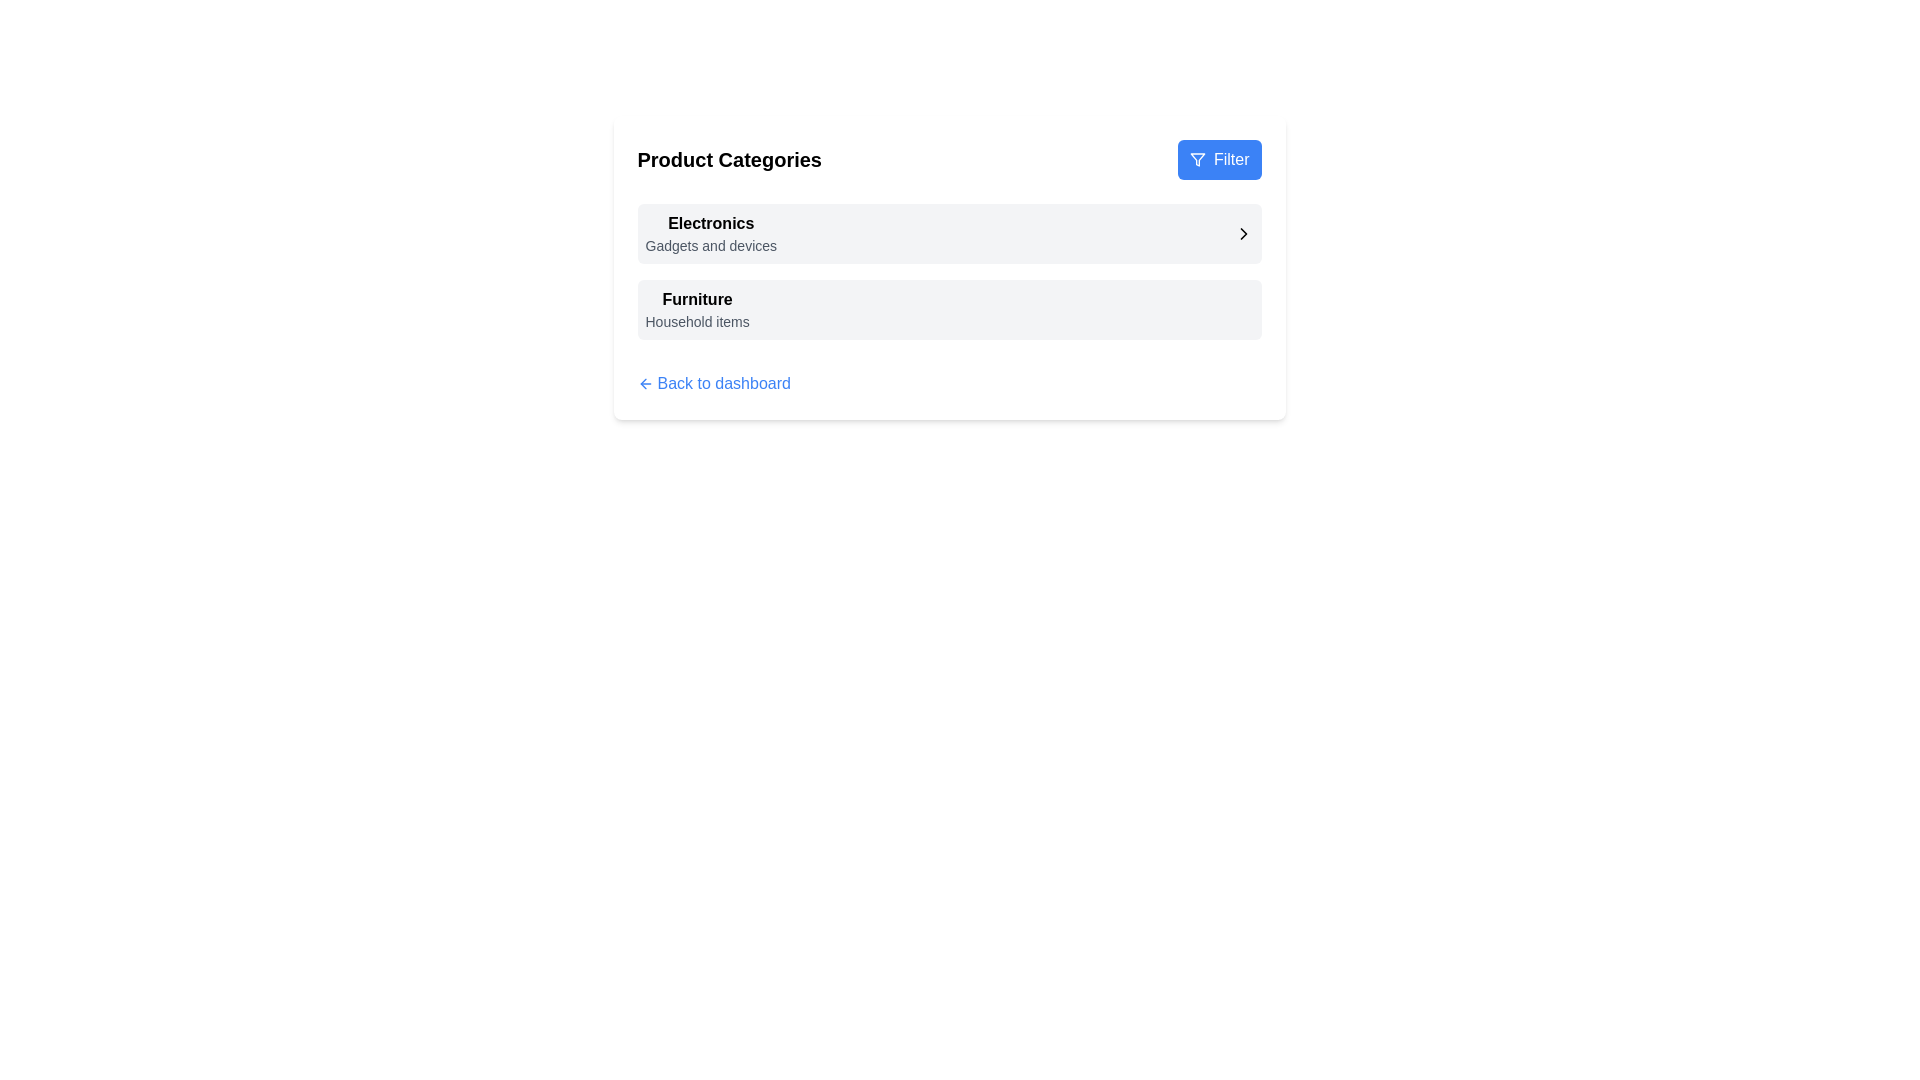 The image size is (1920, 1080). Describe the element at coordinates (714, 384) in the screenshot. I see `the blue text hyperlink labeled 'Back to dashboard' with a leftward arrow icon` at that location.